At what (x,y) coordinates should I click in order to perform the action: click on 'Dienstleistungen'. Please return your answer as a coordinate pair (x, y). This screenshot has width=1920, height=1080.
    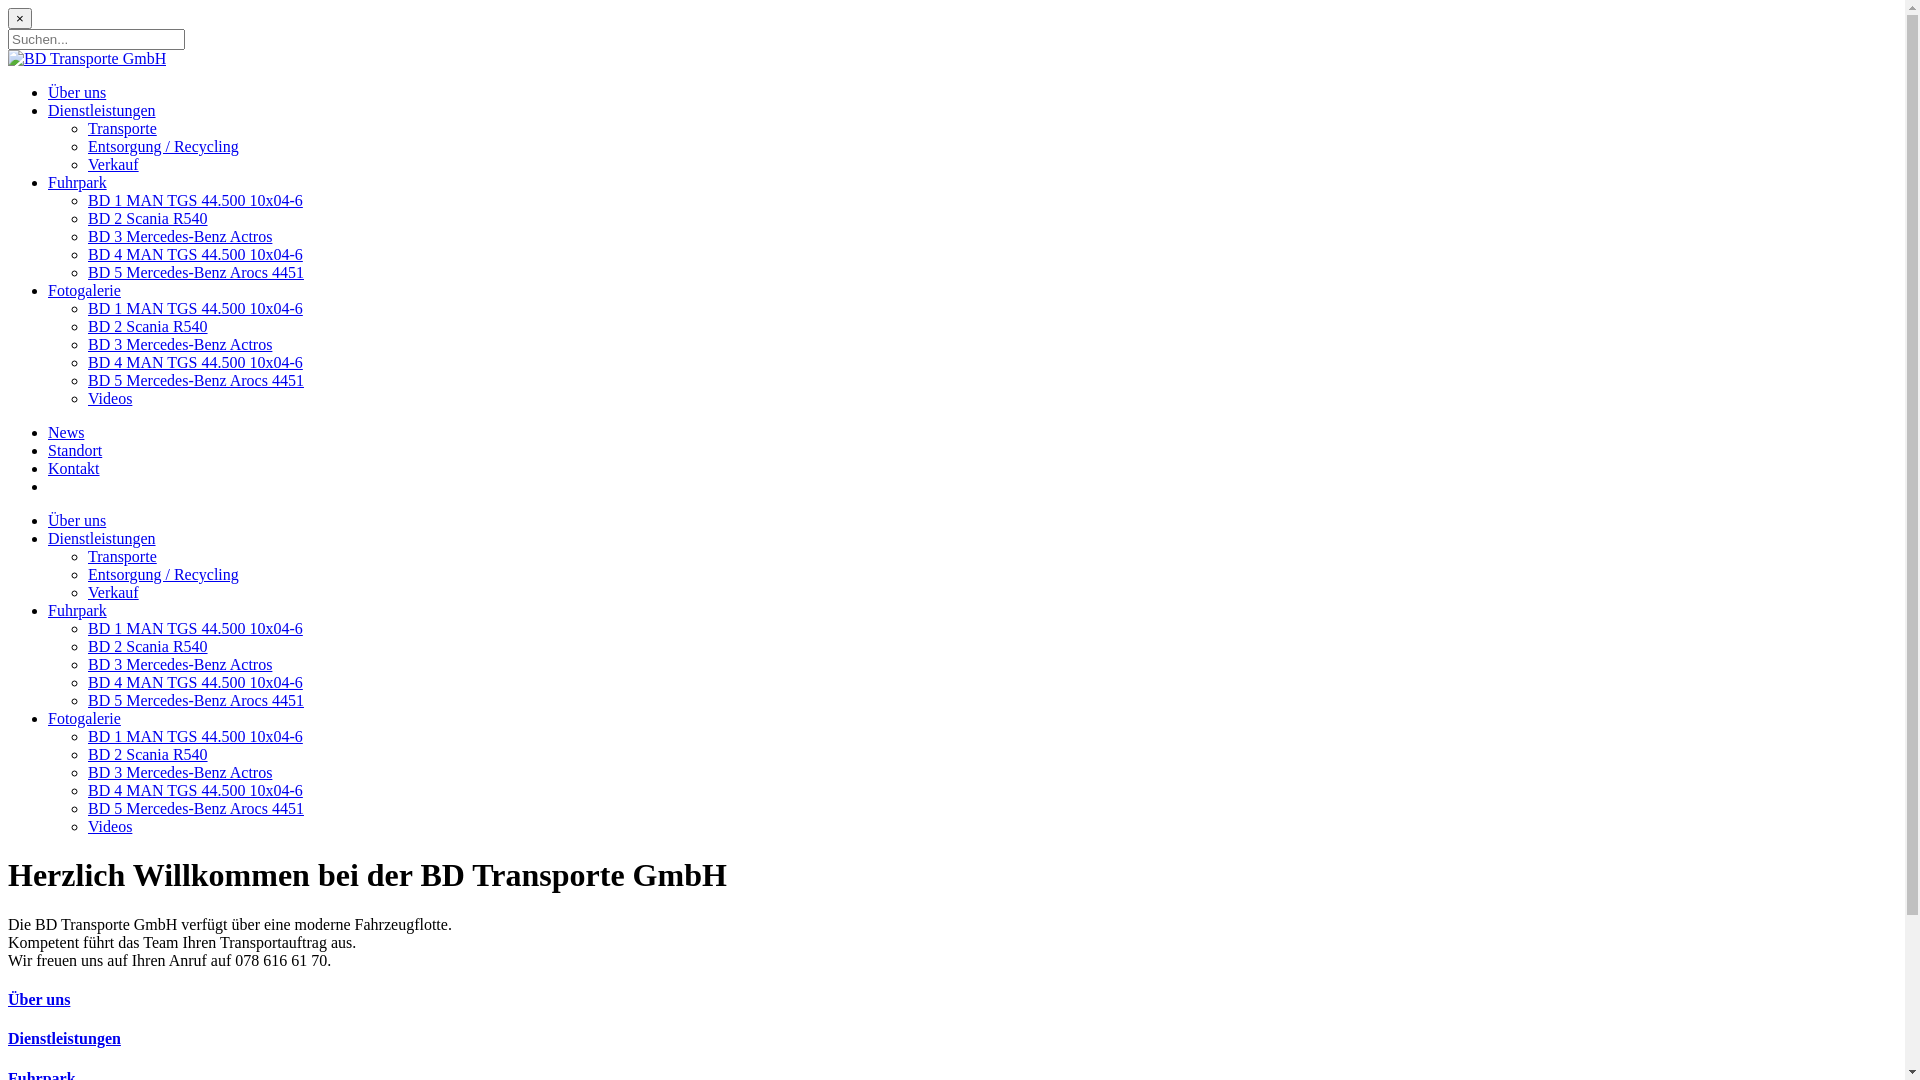
    Looking at the image, I should click on (100, 110).